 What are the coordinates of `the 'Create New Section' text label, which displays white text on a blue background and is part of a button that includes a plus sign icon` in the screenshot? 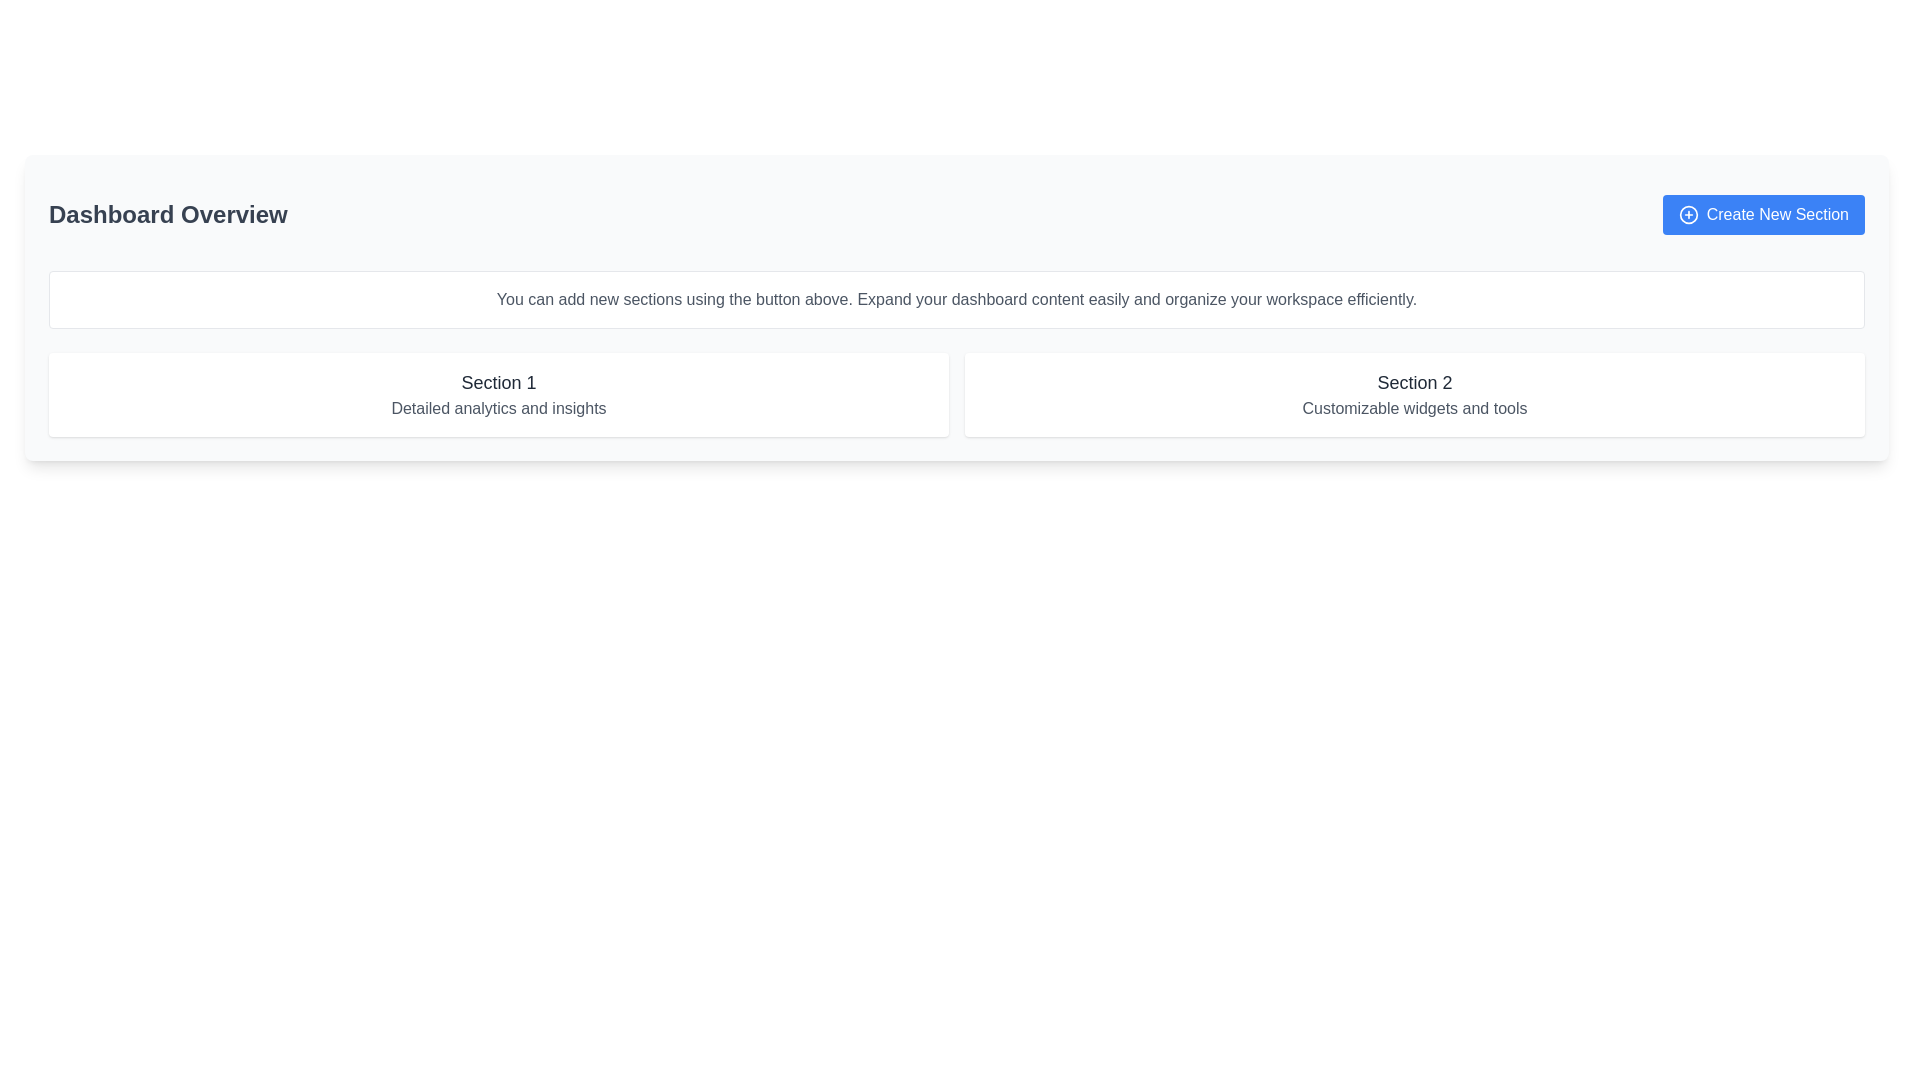 It's located at (1777, 215).